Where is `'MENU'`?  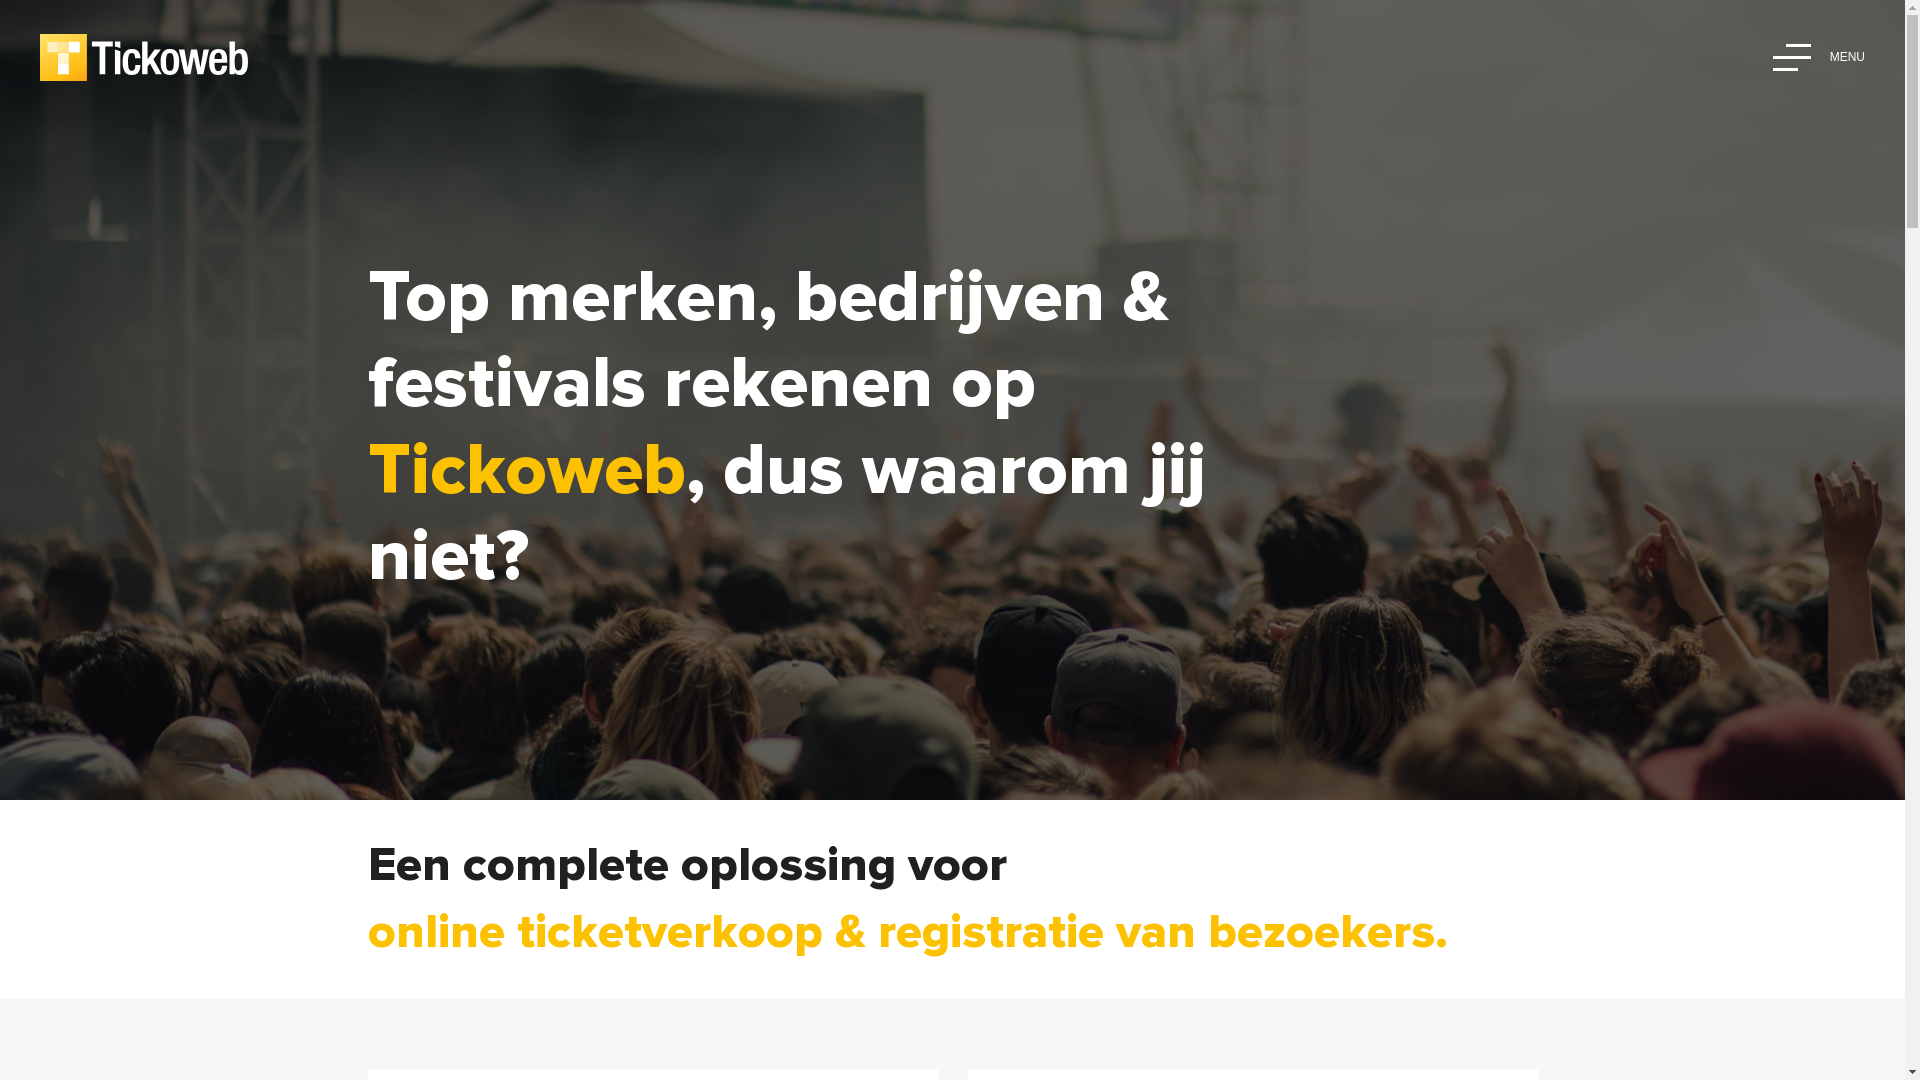 'MENU' is located at coordinates (1819, 56).